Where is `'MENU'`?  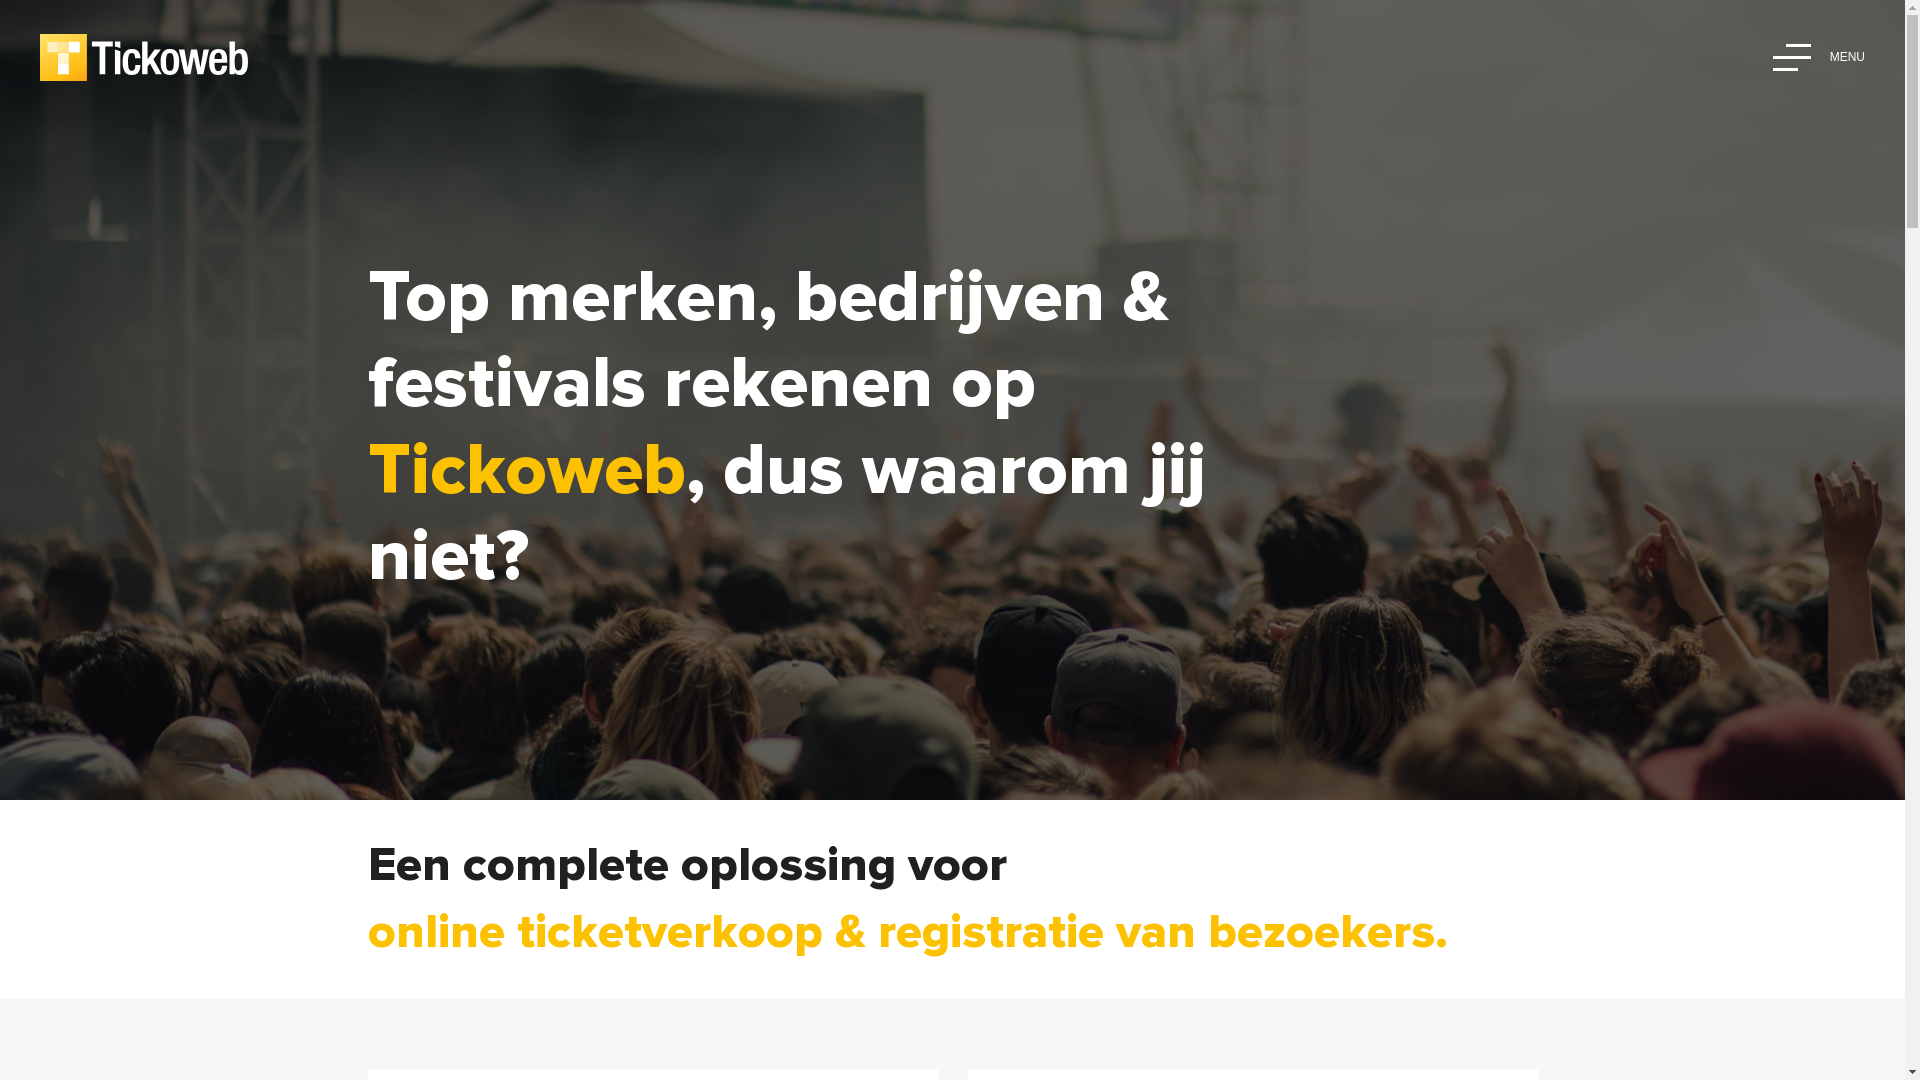 'MENU' is located at coordinates (1819, 56).